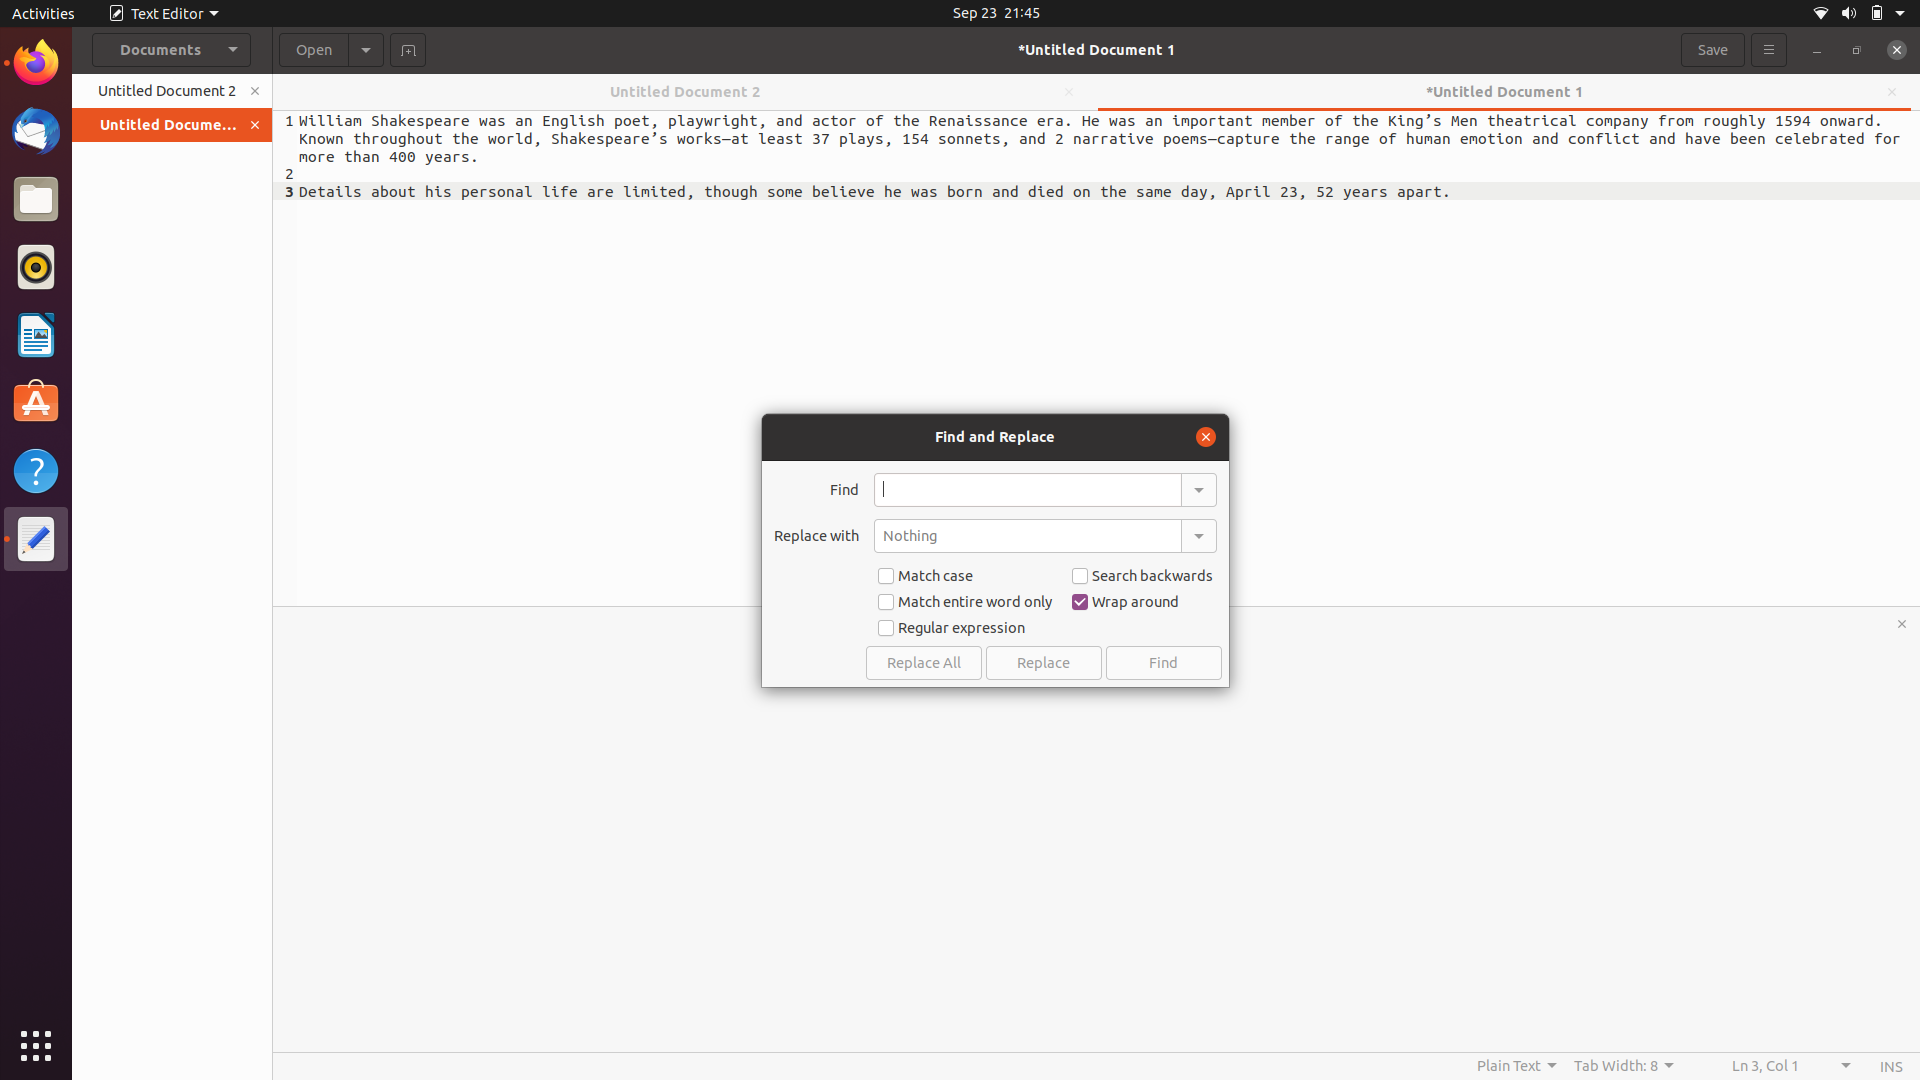 This screenshot has height=1080, width=1920. What do you see at coordinates (1027, 489) in the screenshot?
I see `In the given document, replace each occurrence of "apple" with "orange` at bounding box center [1027, 489].